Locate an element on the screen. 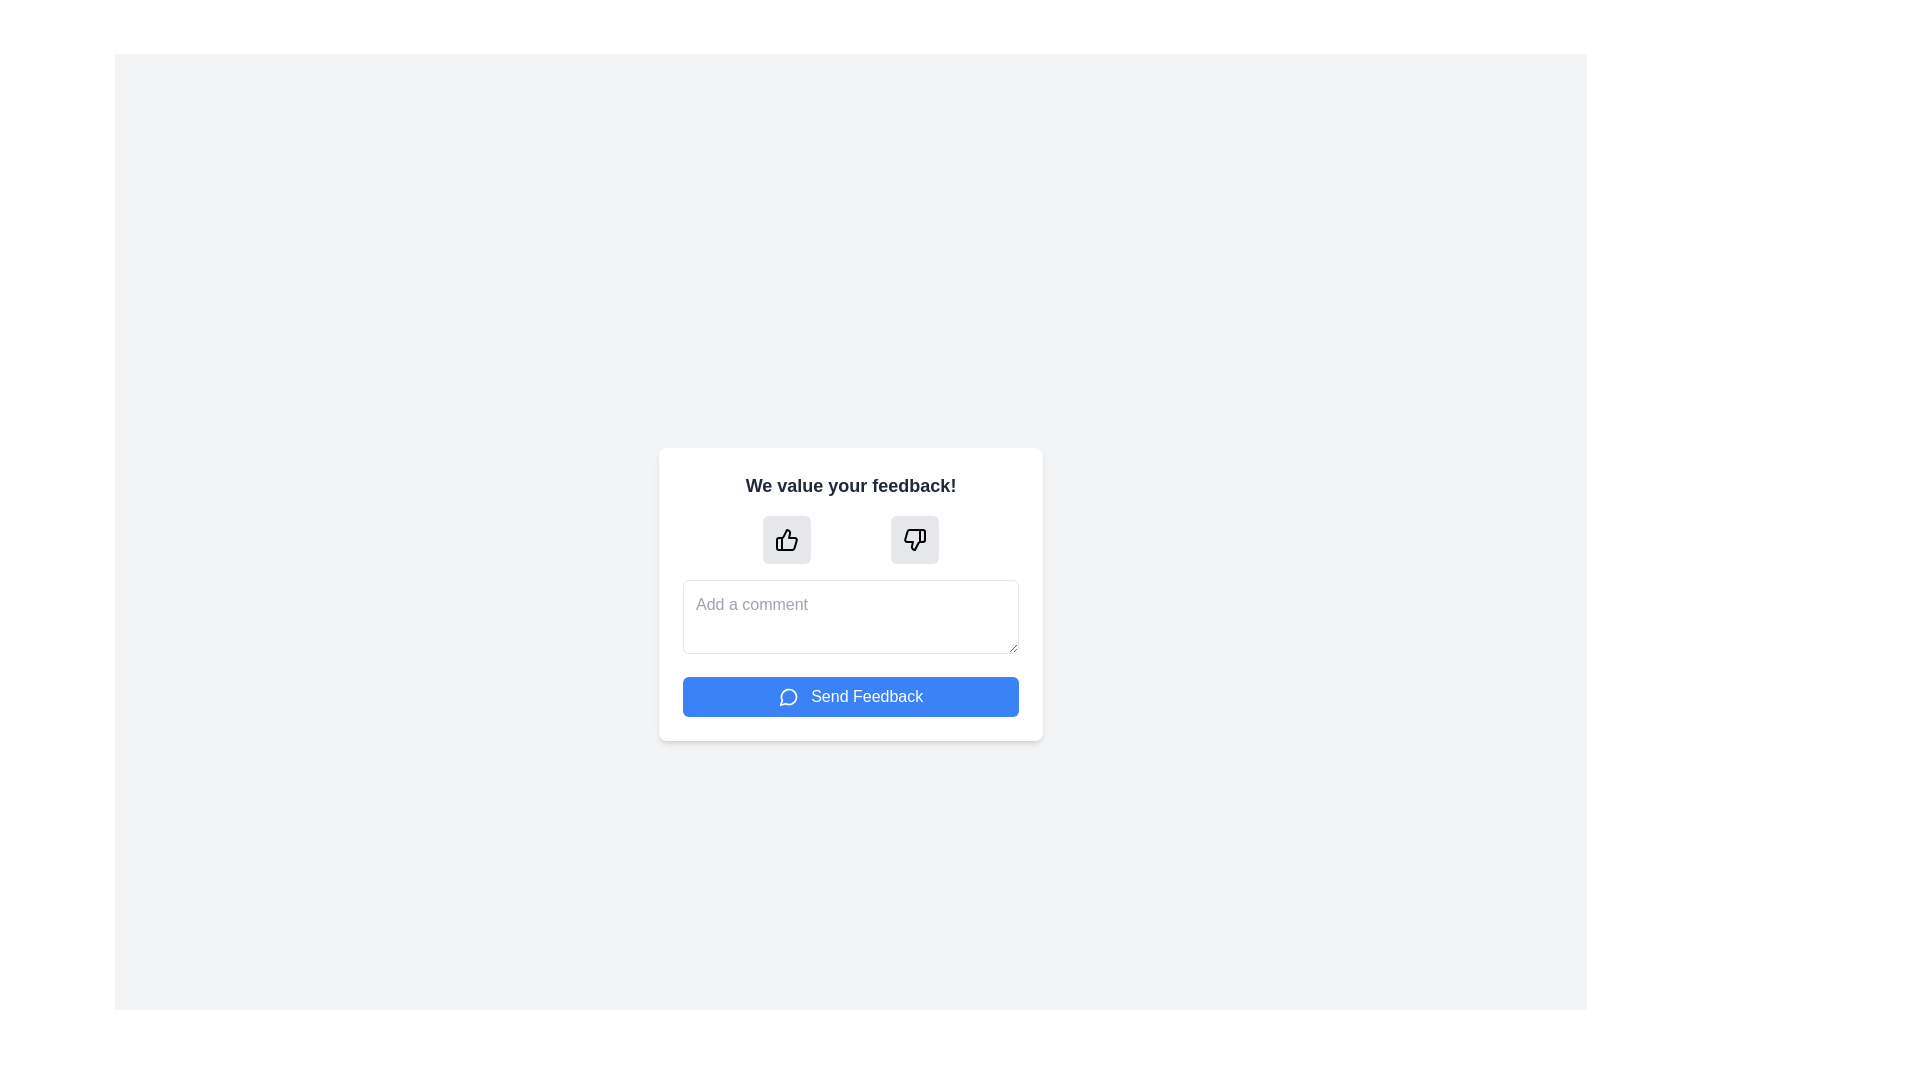 This screenshot has height=1080, width=1920. the 'thumbs-up' icon located in the central part of the modal dialog is located at coordinates (786, 538).